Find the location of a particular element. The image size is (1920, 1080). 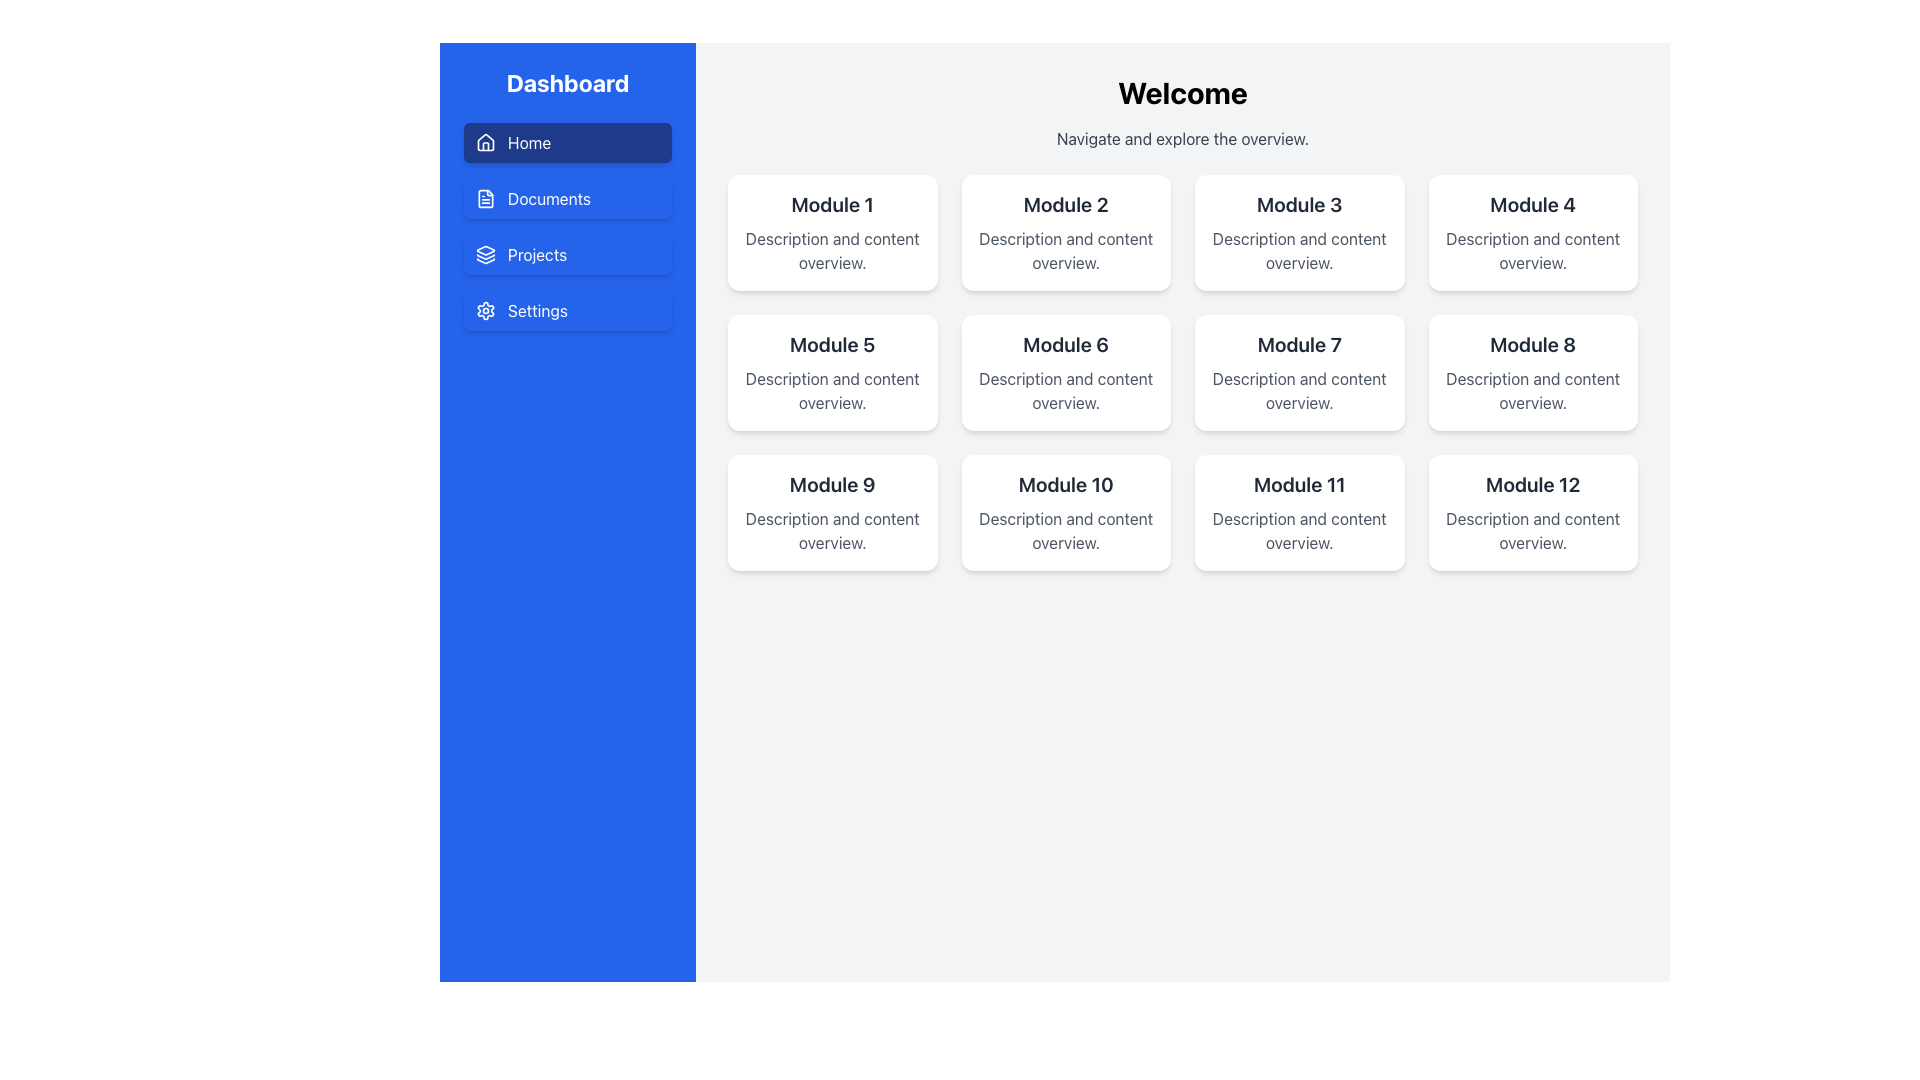

text content of the title label located in the card titled 'Module 11' in the second row, third column of the grid layout is located at coordinates (1299, 485).